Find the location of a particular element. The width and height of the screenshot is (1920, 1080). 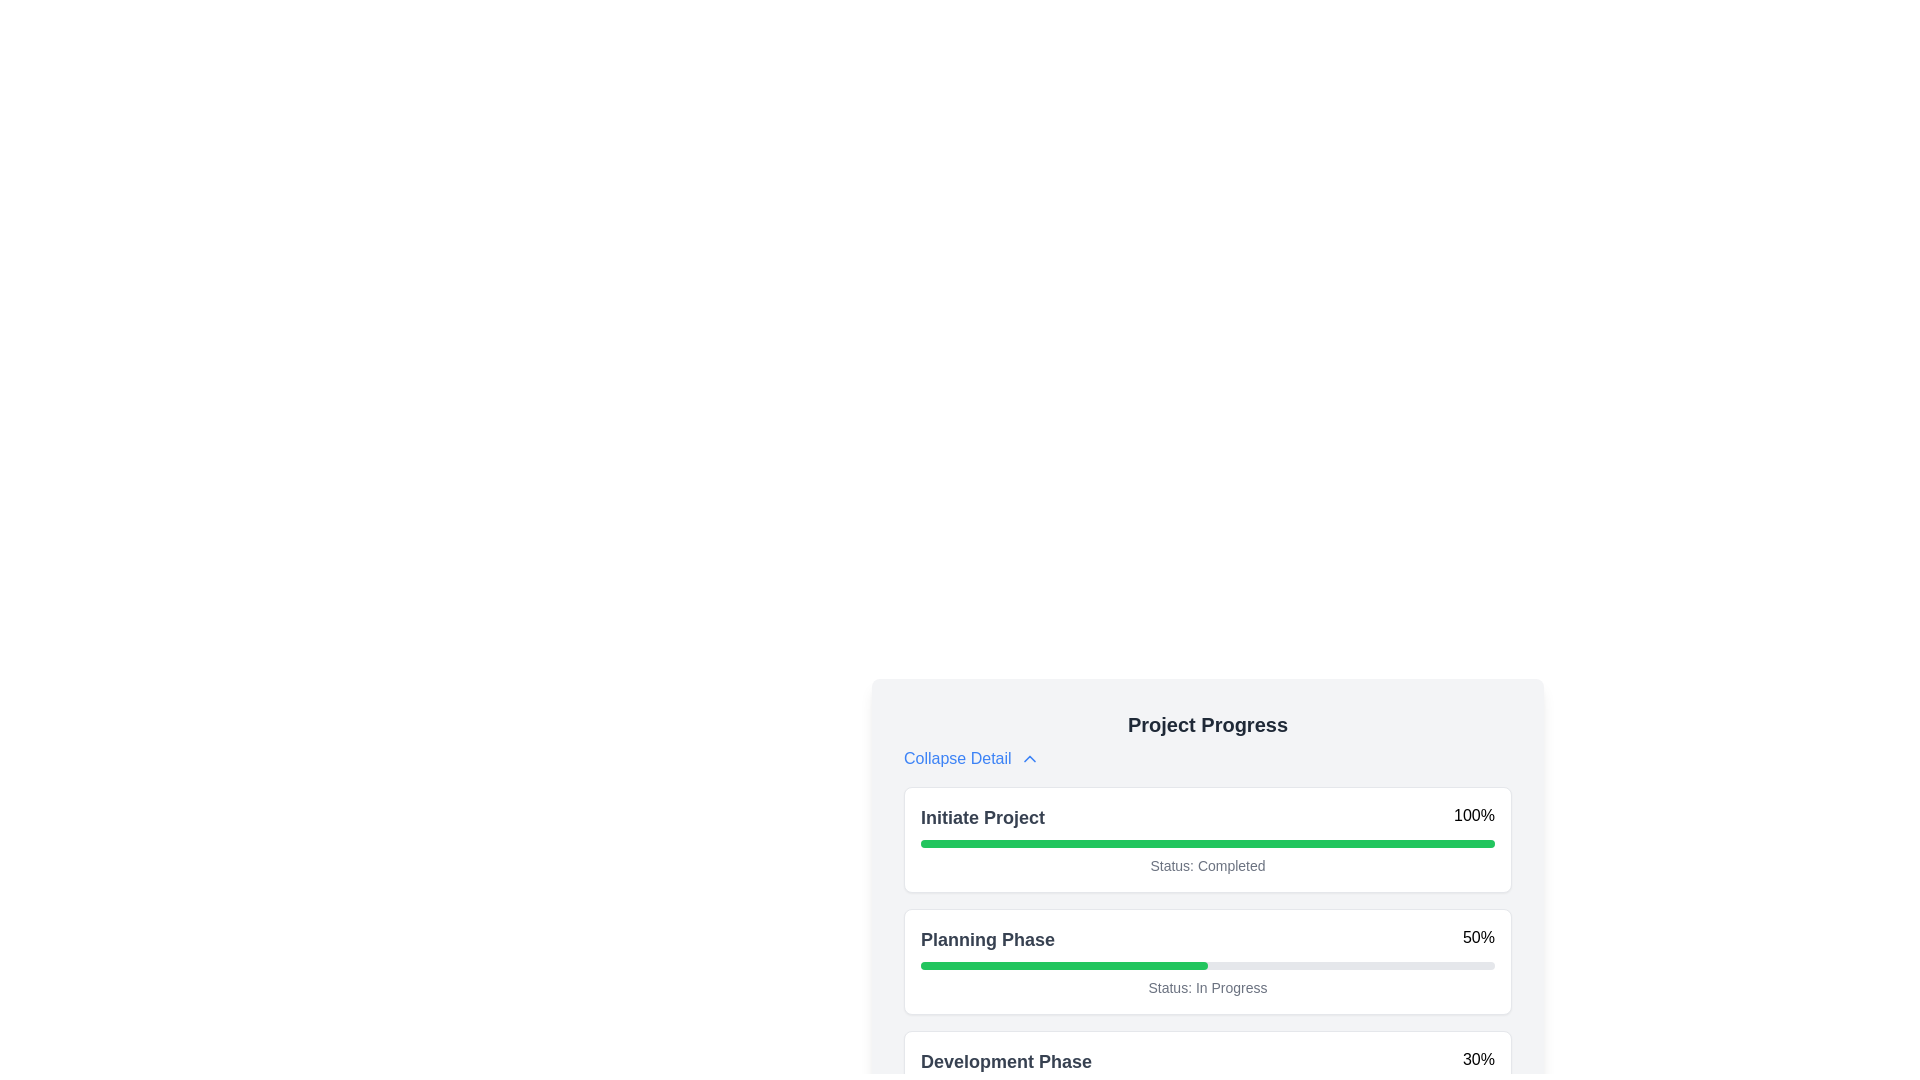

the 'Initiate Project' text label, which is bold and dark gray, located in the progress tracker UI is located at coordinates (983, 817).